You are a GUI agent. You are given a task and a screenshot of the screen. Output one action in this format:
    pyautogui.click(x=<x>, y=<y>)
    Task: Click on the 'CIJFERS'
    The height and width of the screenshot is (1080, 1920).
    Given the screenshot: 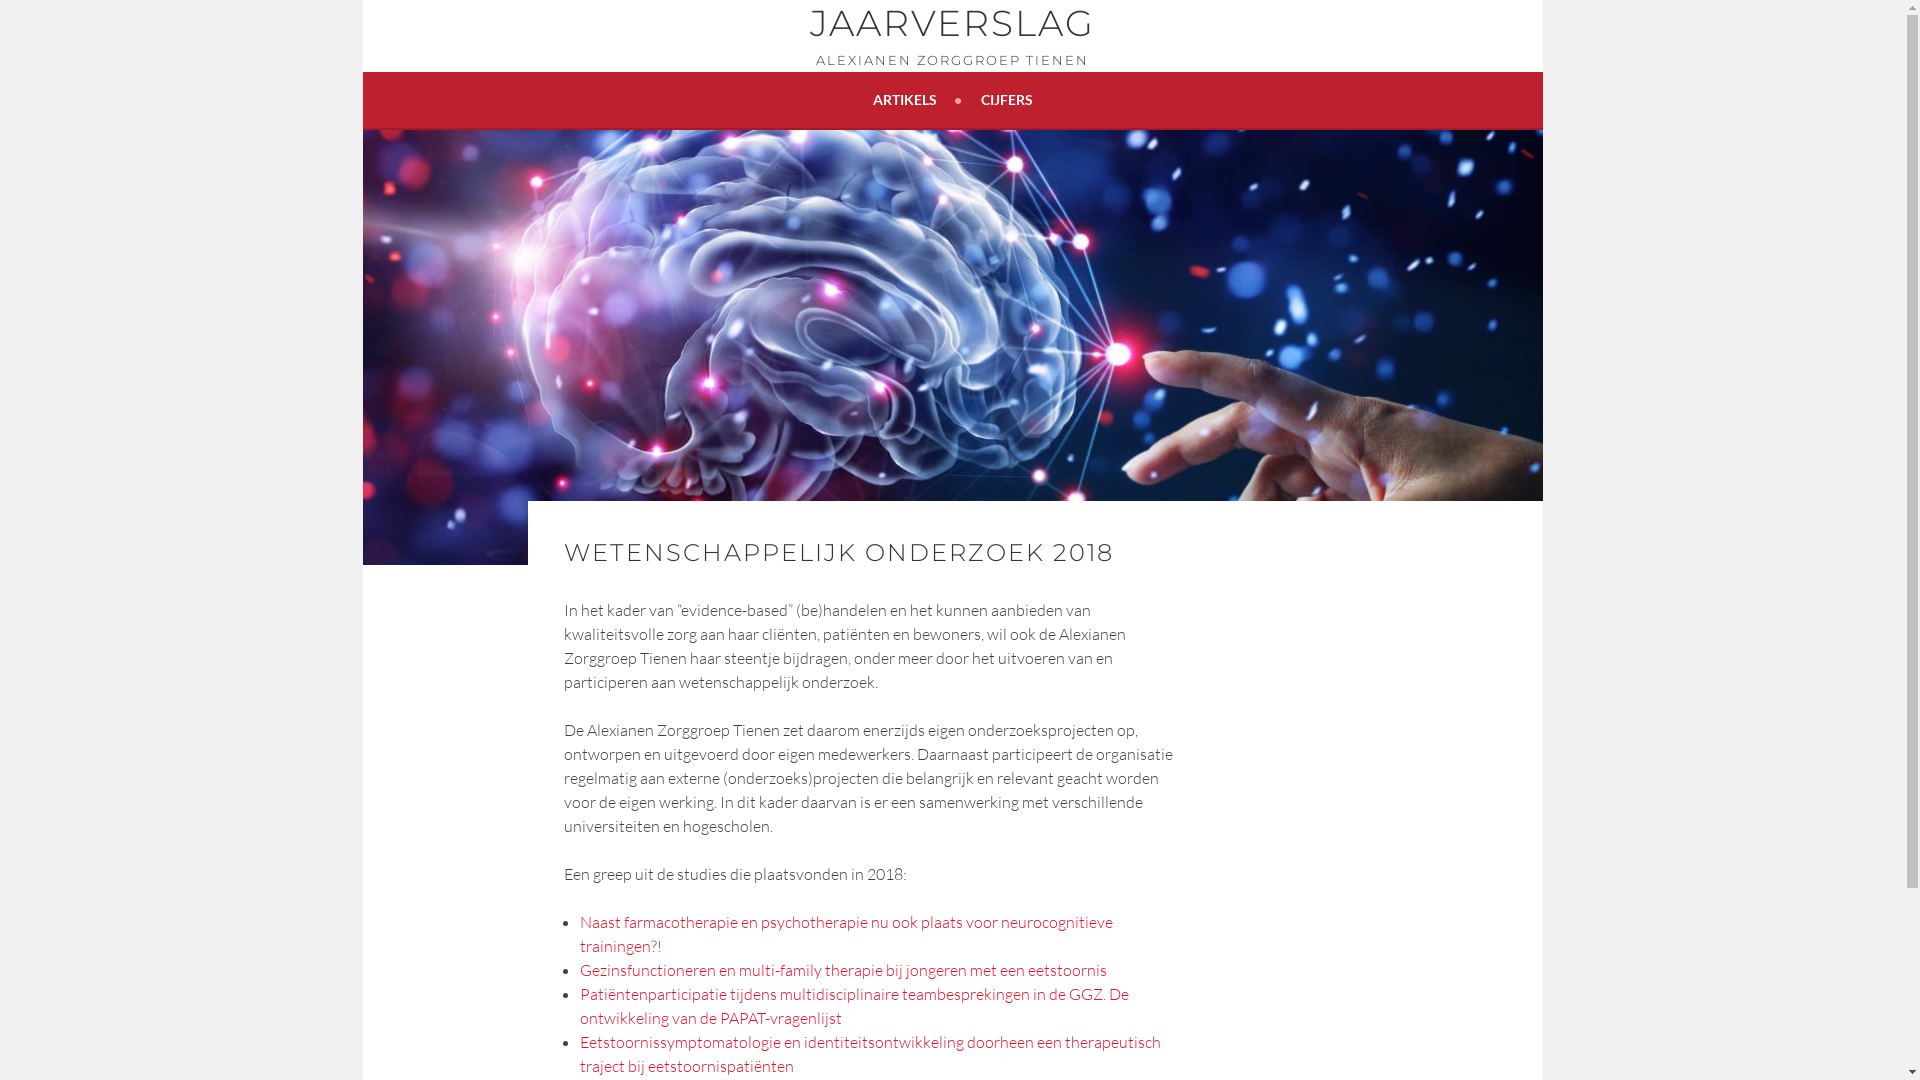 What is the action you would take?
    pyautogui.click(x=1006, y=100)
    